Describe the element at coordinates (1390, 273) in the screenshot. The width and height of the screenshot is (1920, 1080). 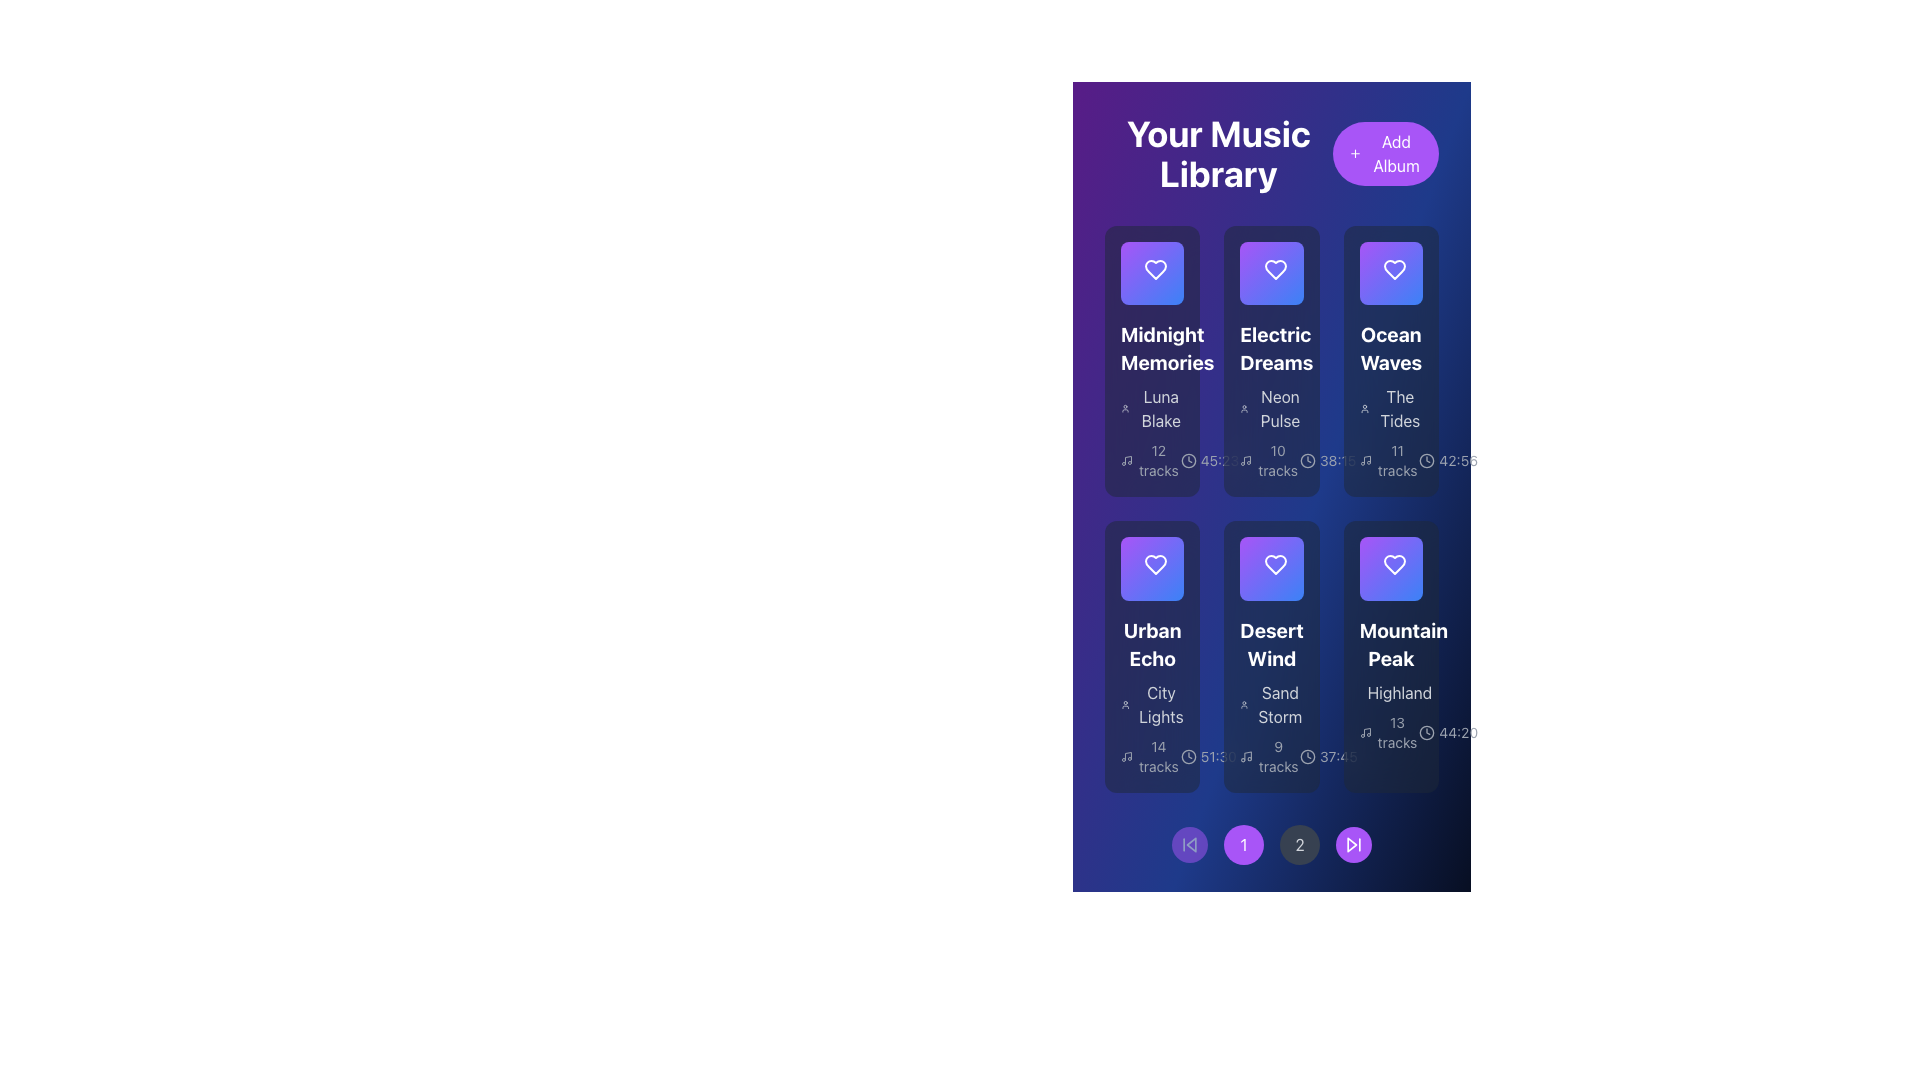
I see `the play button located in the top-right section of the third album 'Ocean Waves'` at that location.